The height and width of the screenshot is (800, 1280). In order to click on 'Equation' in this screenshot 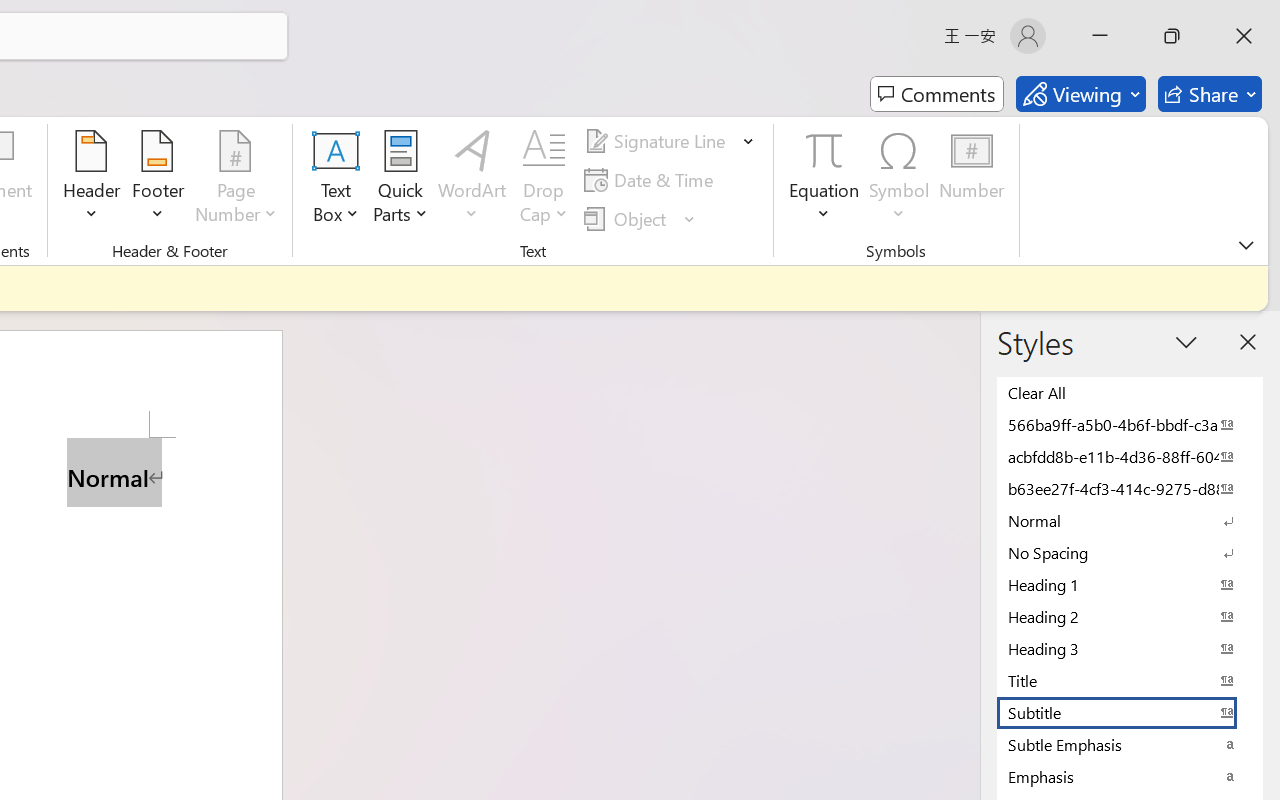, I will do `click(824, 150)`.